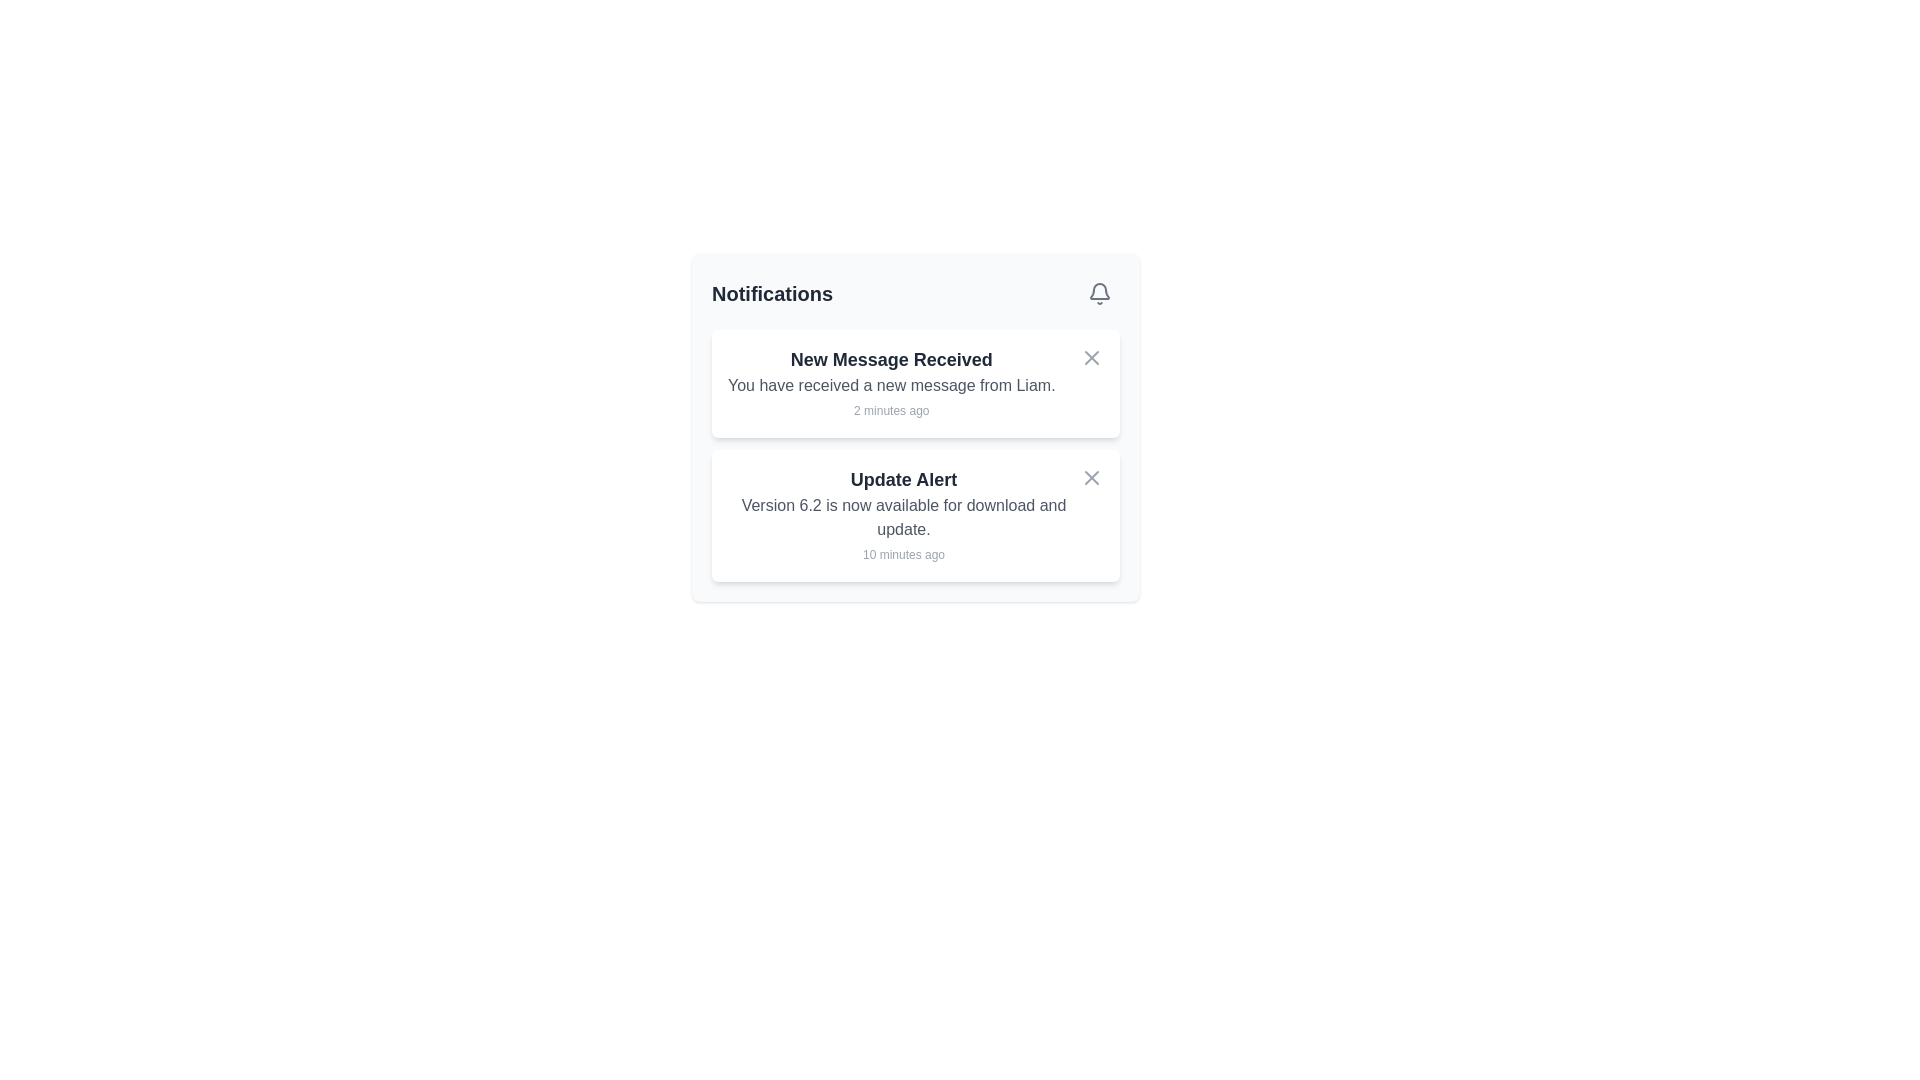 The height and width of the screenshot is (1080, 1920). Describe the element at coordinates (1090, 357) in the screenshot. I see `the close icon located at the top right corner of the 'New Message Received' notification card` at that location.